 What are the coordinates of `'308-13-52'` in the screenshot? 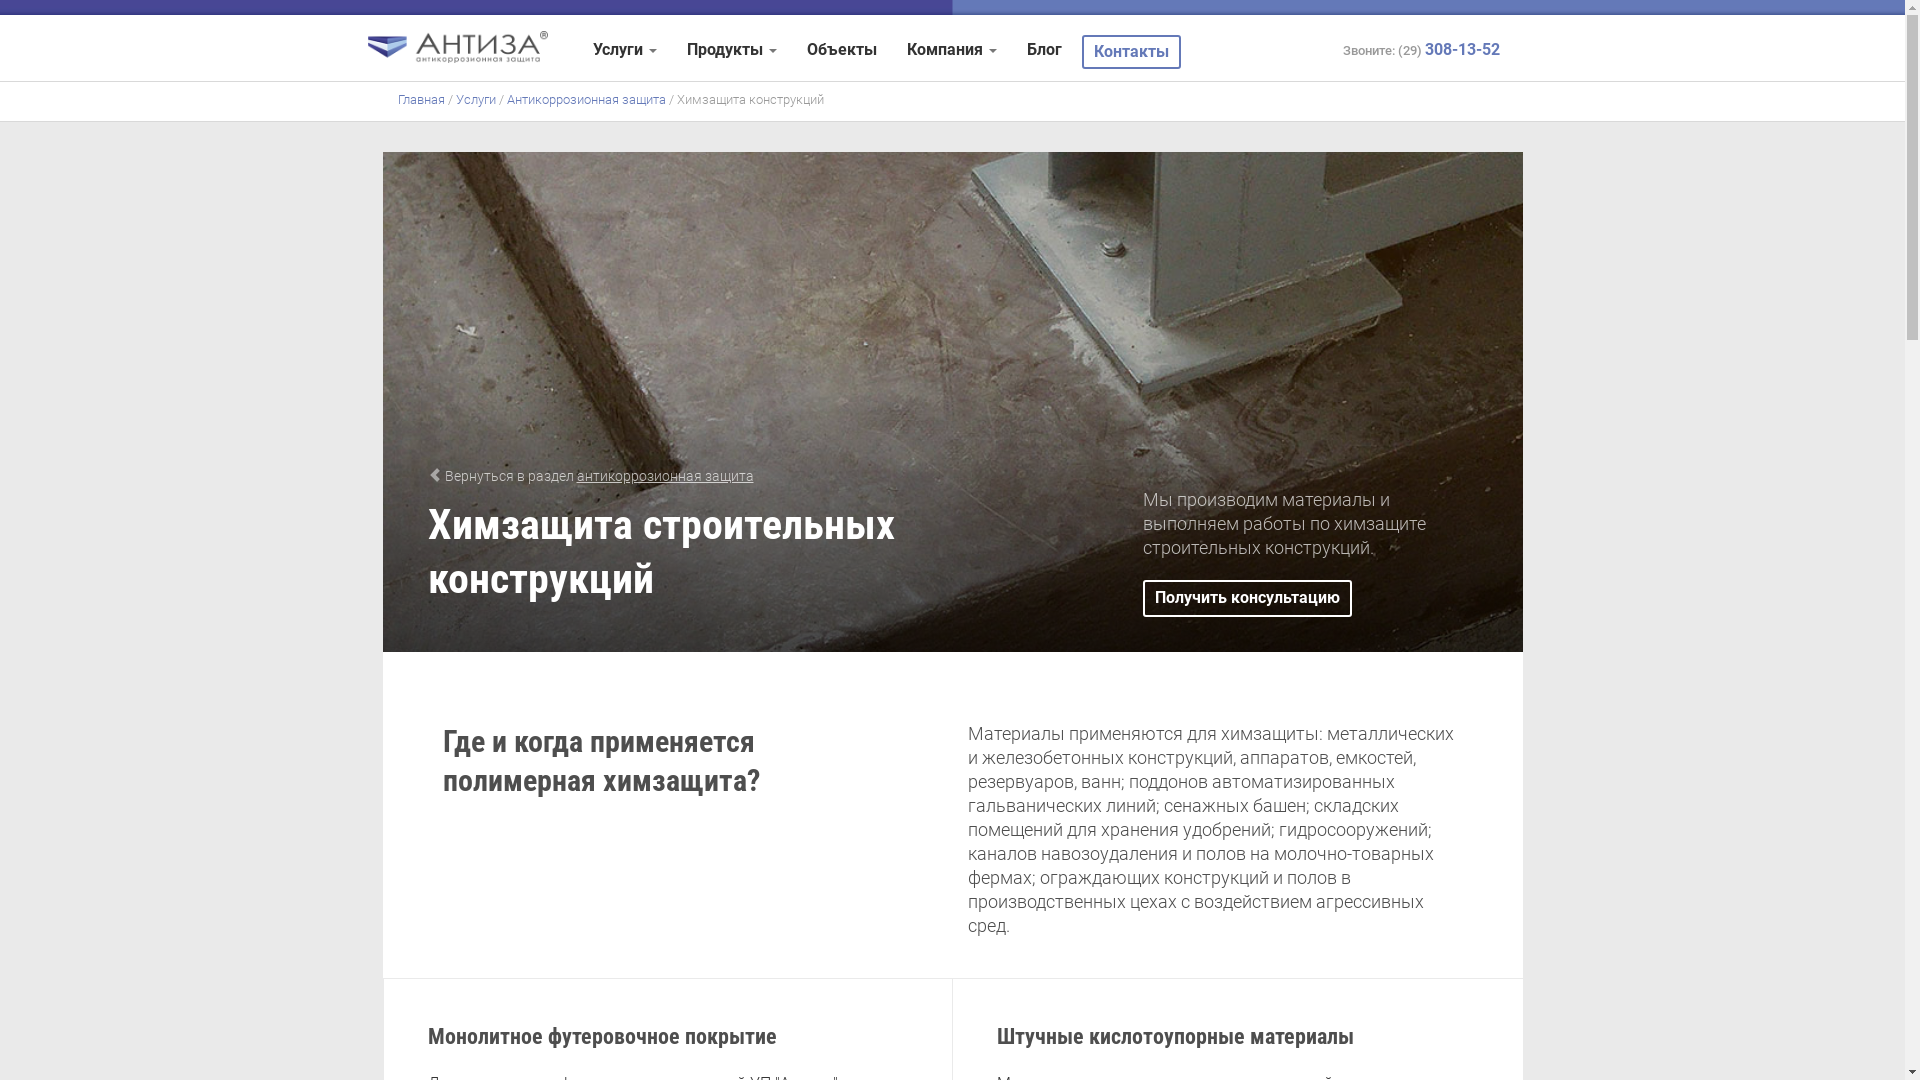 It's located at (1461, 49).